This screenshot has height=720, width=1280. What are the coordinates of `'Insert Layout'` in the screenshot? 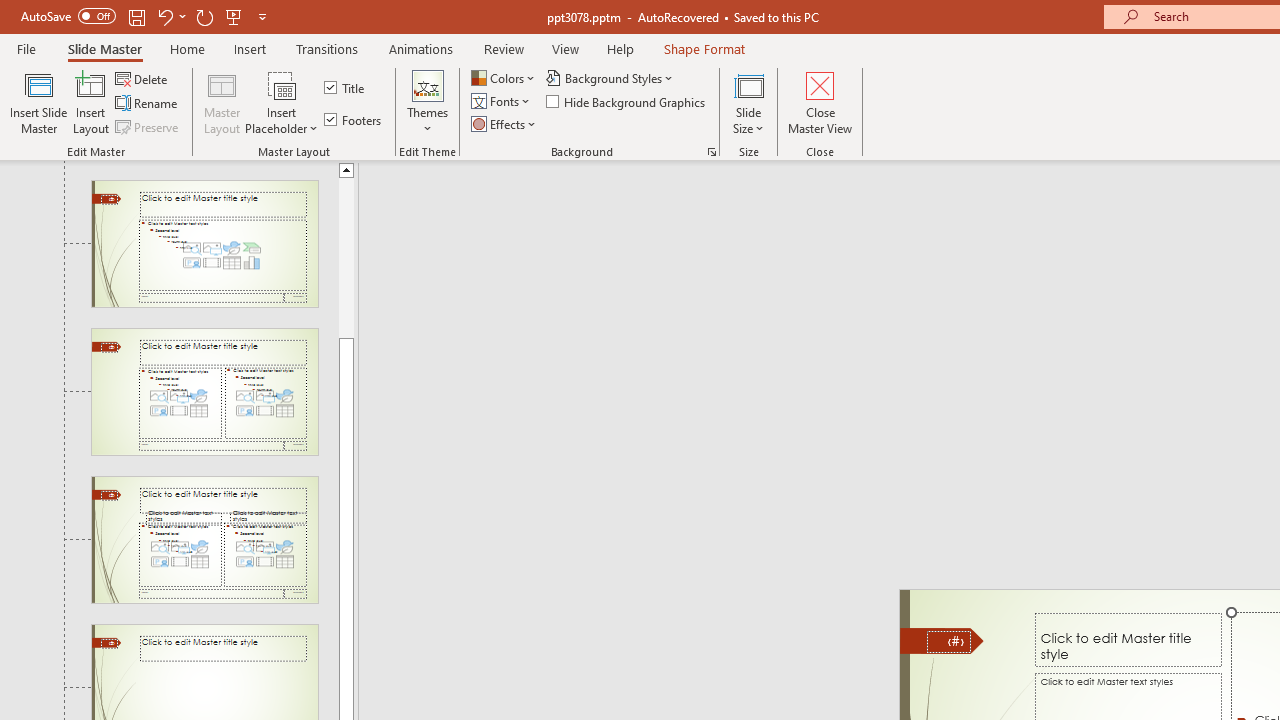 It's located at (90, 103).